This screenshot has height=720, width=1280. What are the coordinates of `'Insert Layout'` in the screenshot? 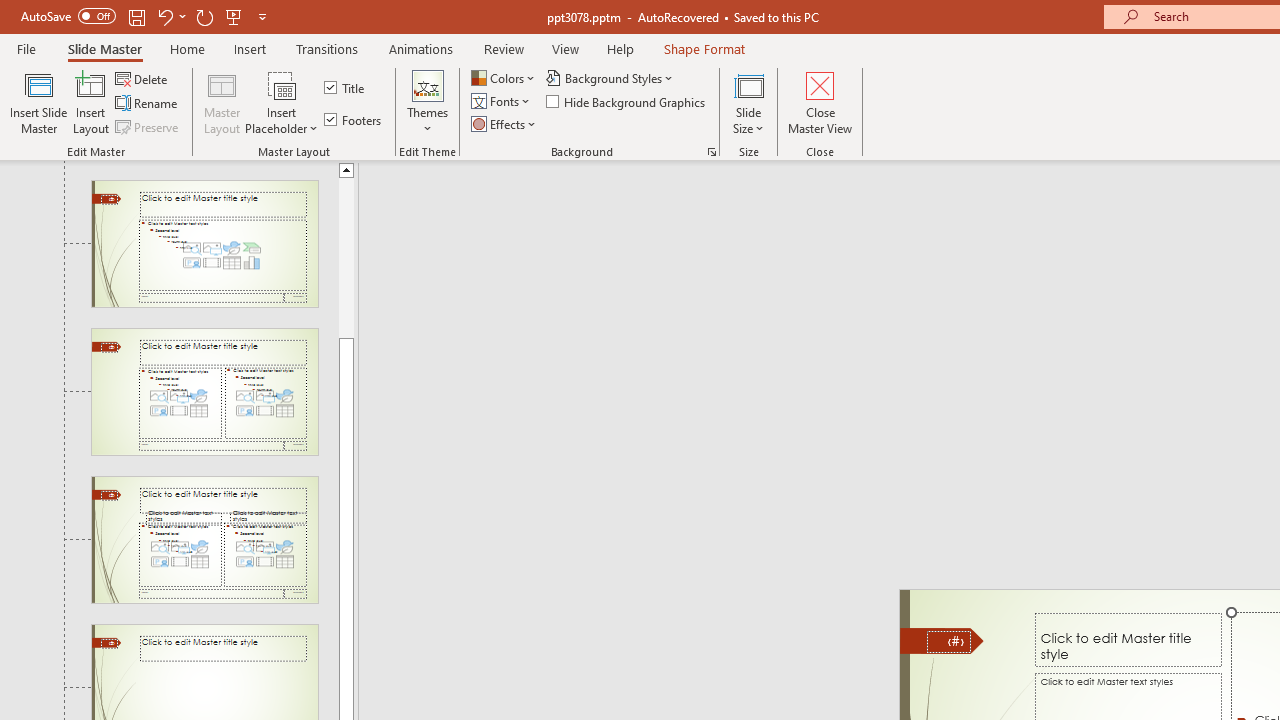 It's located at (90, 103).